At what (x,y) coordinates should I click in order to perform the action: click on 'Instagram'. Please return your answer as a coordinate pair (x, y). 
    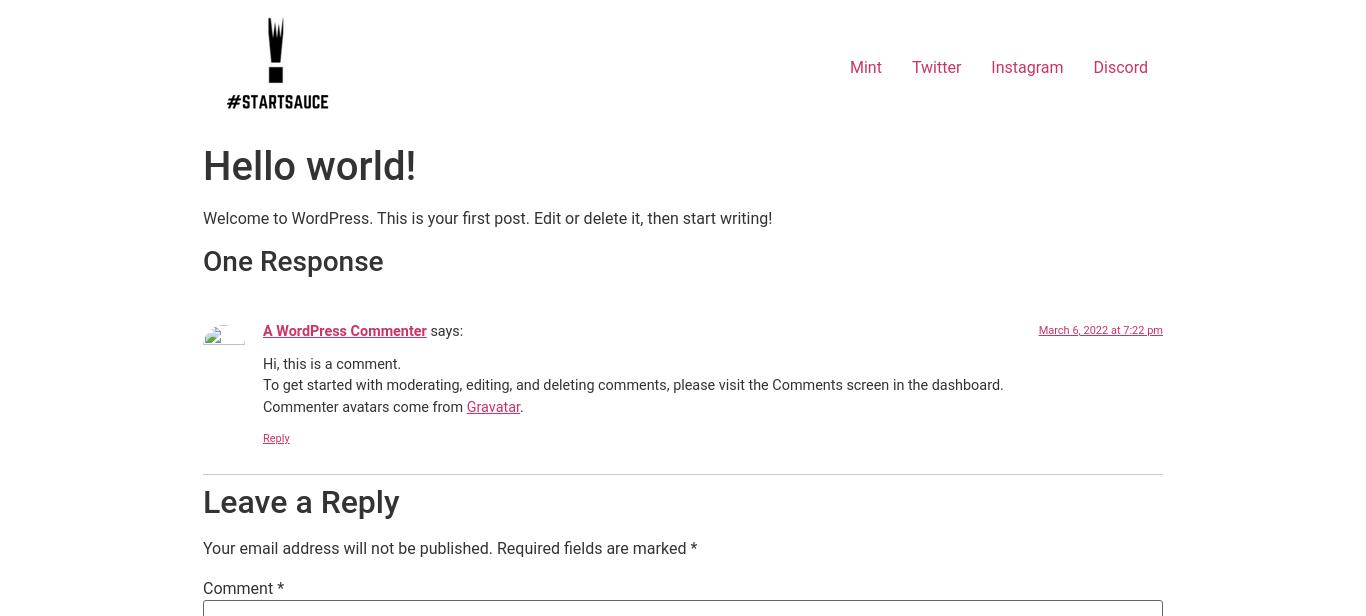
    Looking at the image, I should click on (1025, 66).